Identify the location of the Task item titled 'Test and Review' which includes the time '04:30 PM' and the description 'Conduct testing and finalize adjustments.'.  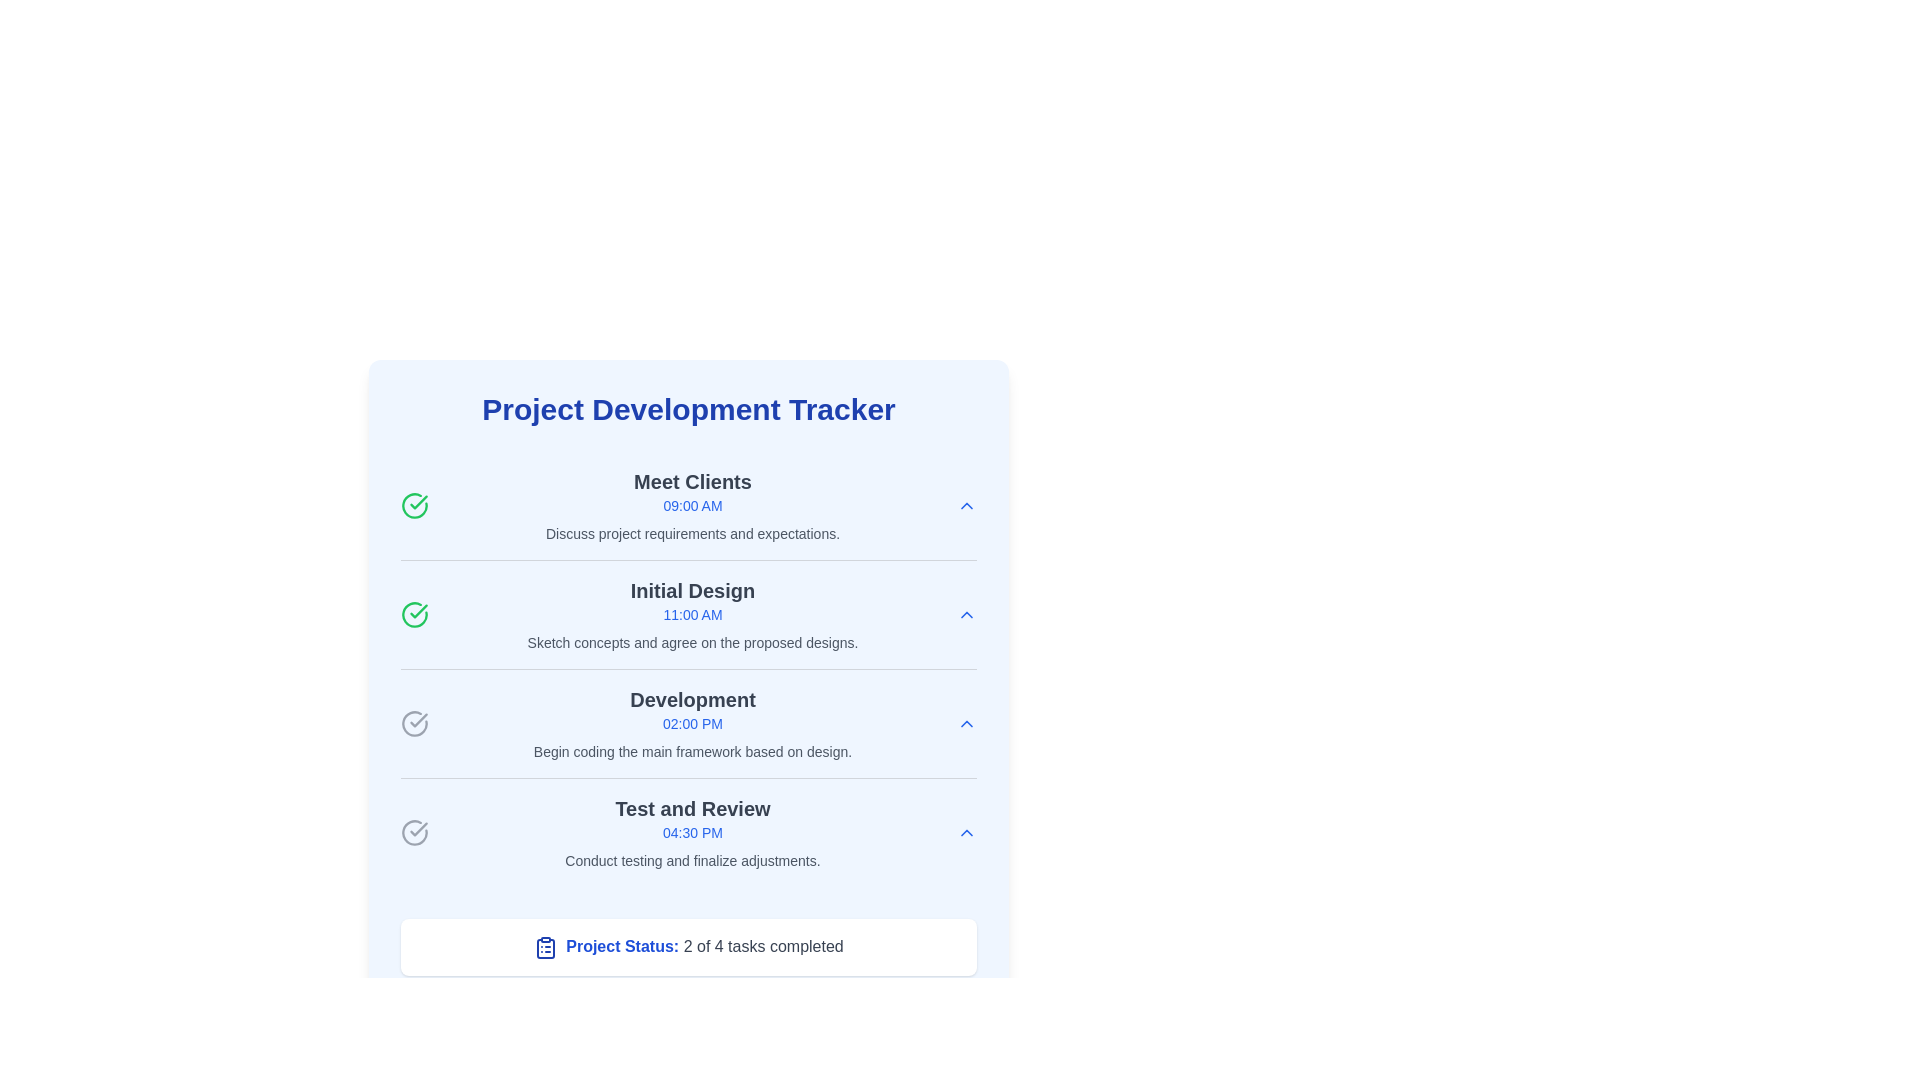
(692, 833).